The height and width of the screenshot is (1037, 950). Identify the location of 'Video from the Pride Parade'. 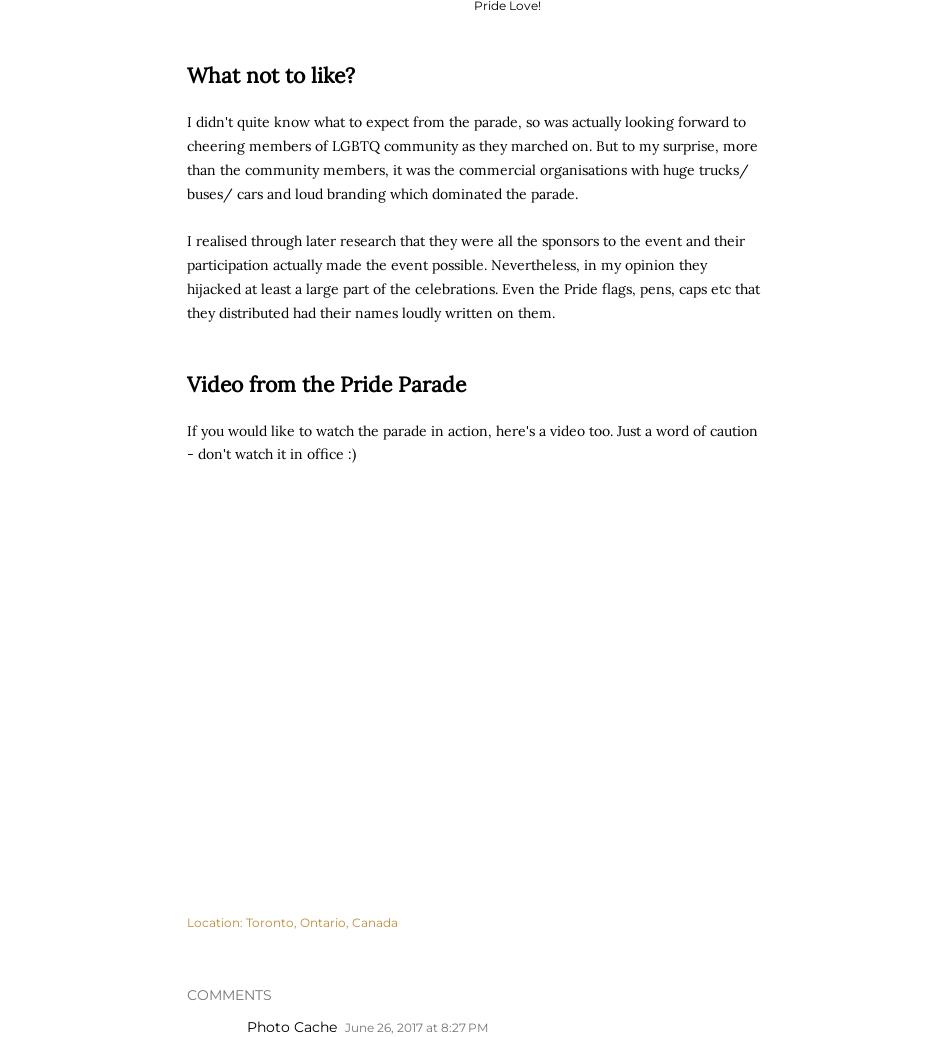
(325, 382).